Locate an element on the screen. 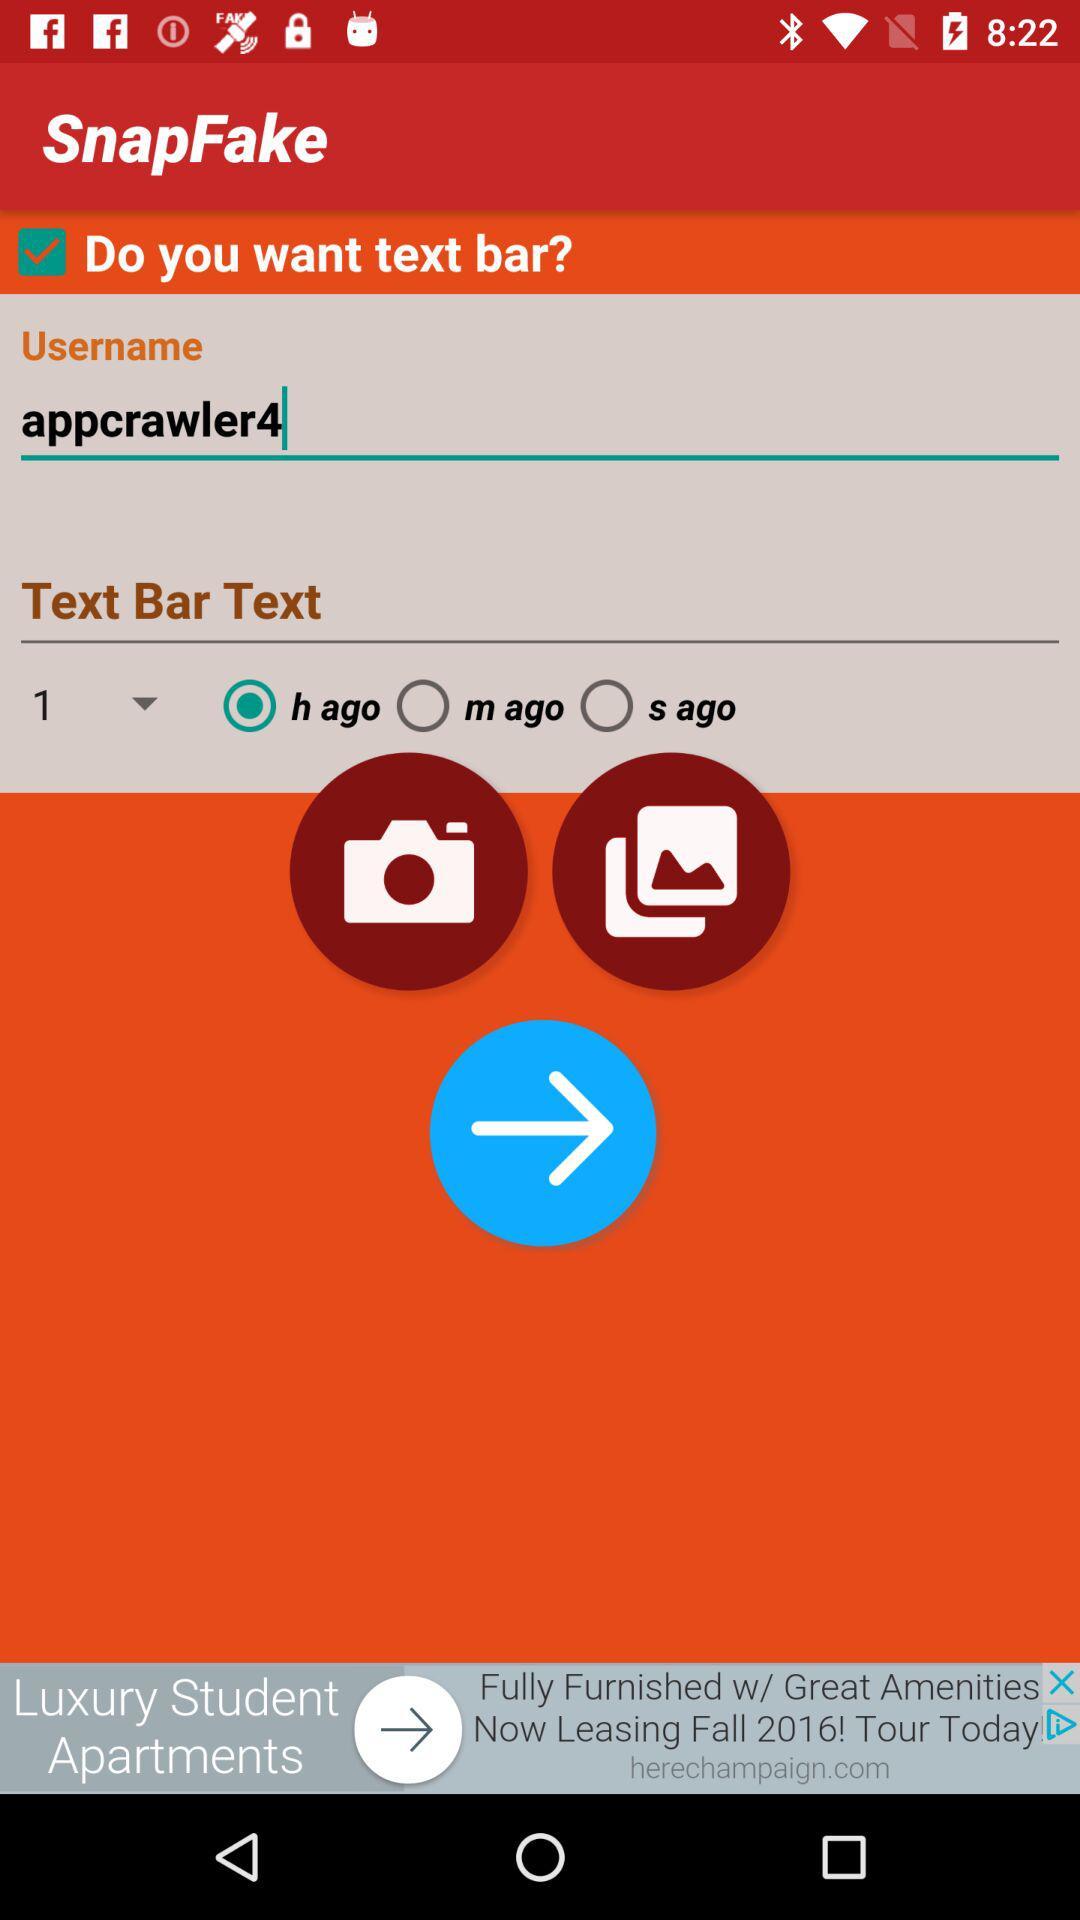 The image size is (1080, 1920). screen putton is located at coordinates (540, 1727).